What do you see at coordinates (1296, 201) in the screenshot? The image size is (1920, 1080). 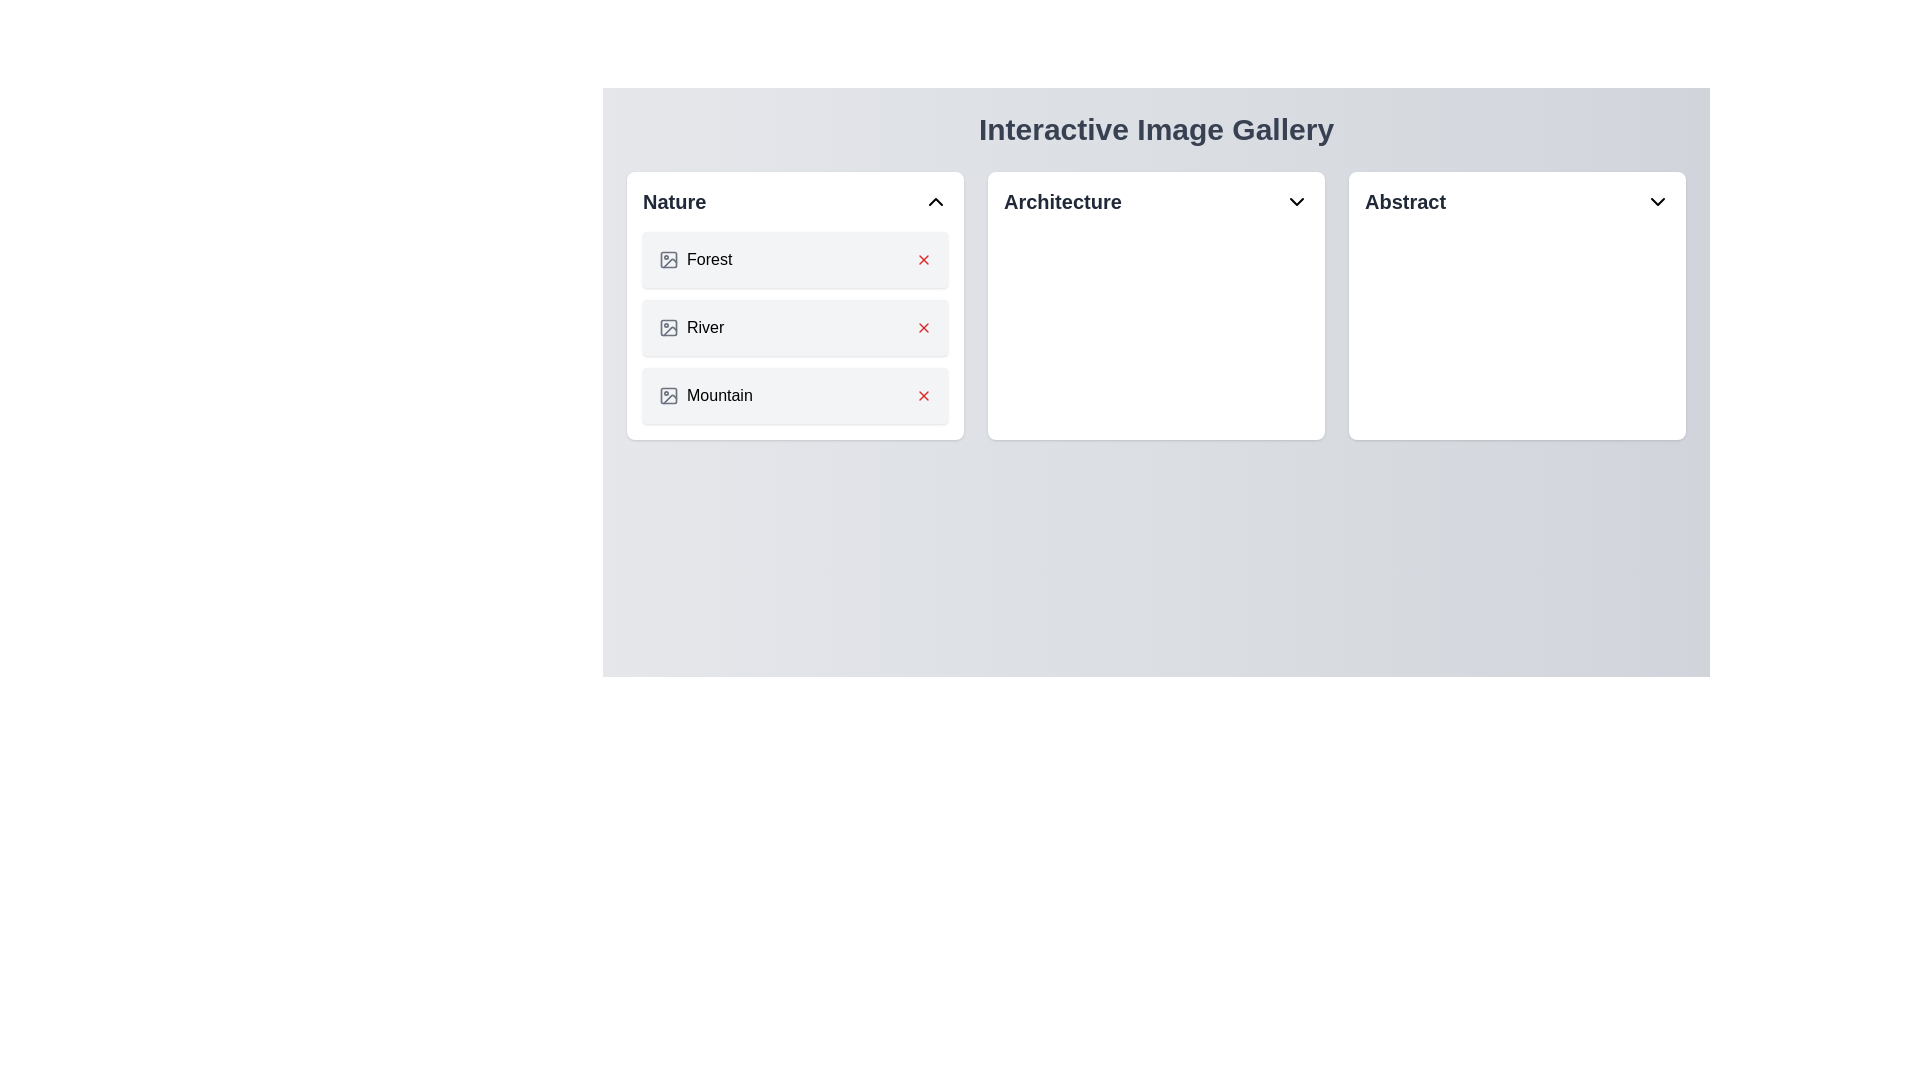 I see `the dropdown chevron icon located to the right of the 'Architecture' text` at bounding box center [1296, 201].